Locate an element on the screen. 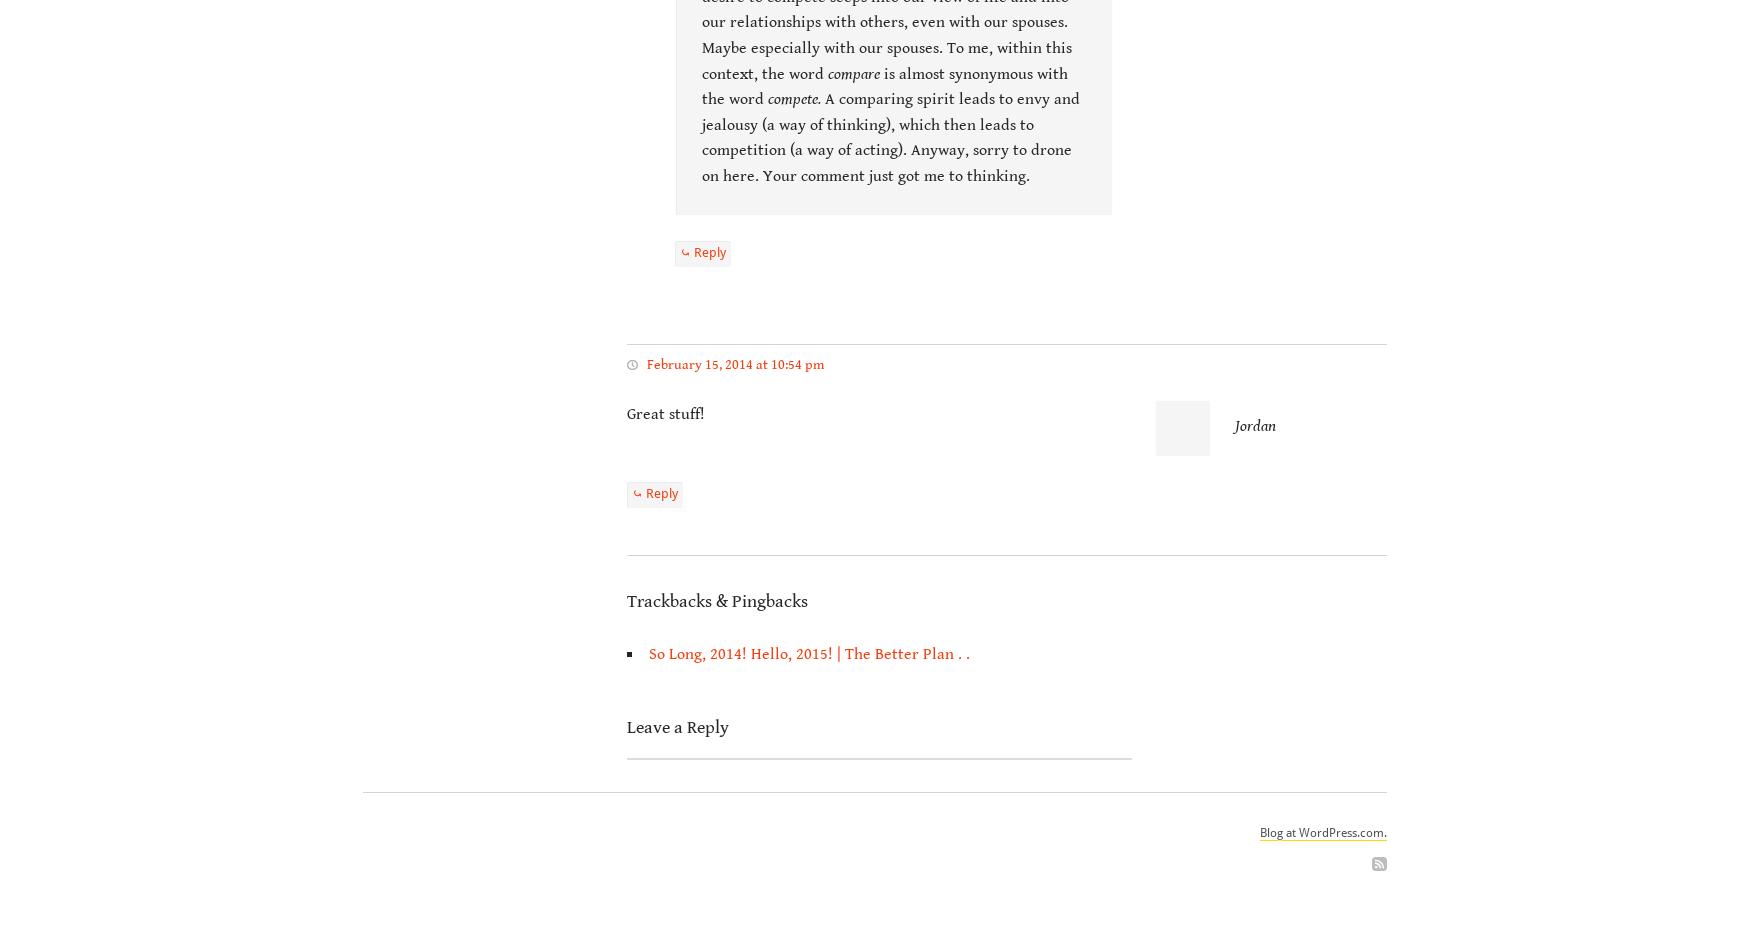 The image size is (1750, 934). 'Jordan' is located at coordinates (1254, 426).